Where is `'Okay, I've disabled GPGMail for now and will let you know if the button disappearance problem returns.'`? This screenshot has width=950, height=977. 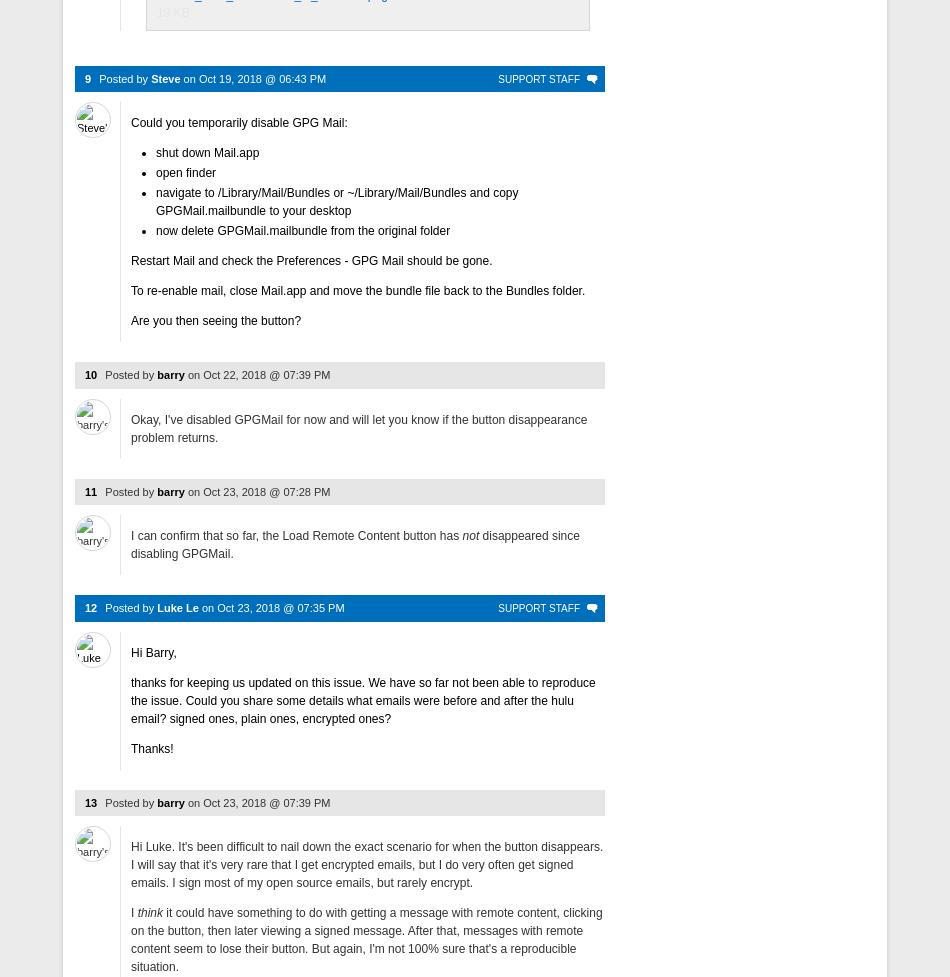
'Okay, I've disabled GPGMail for now and will let you know if the button disappearance problem returns.' is located at coordinates (358, 428).